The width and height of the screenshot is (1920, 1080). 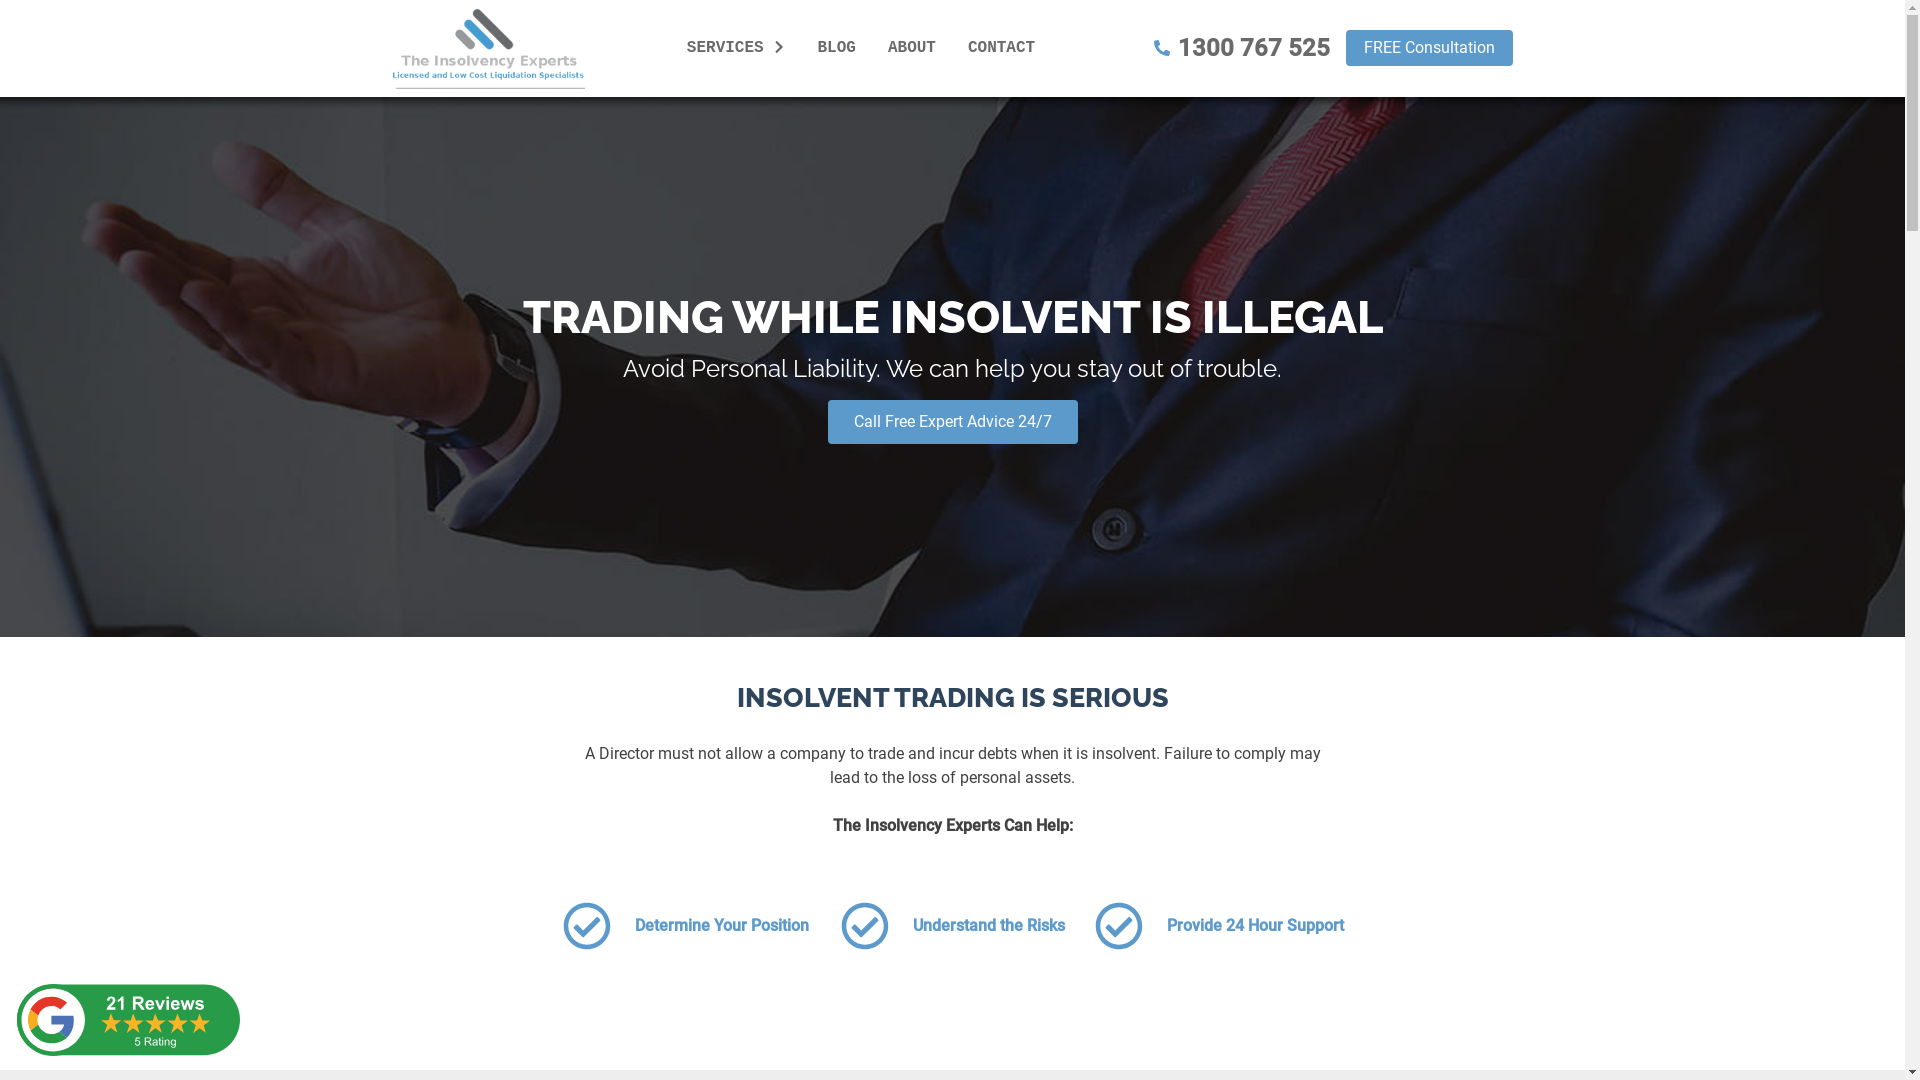 What do you see at coordinates (1428, 46) in the screenshot?
I see `'FREE Consultation'` at bounding box center [1428, 46].